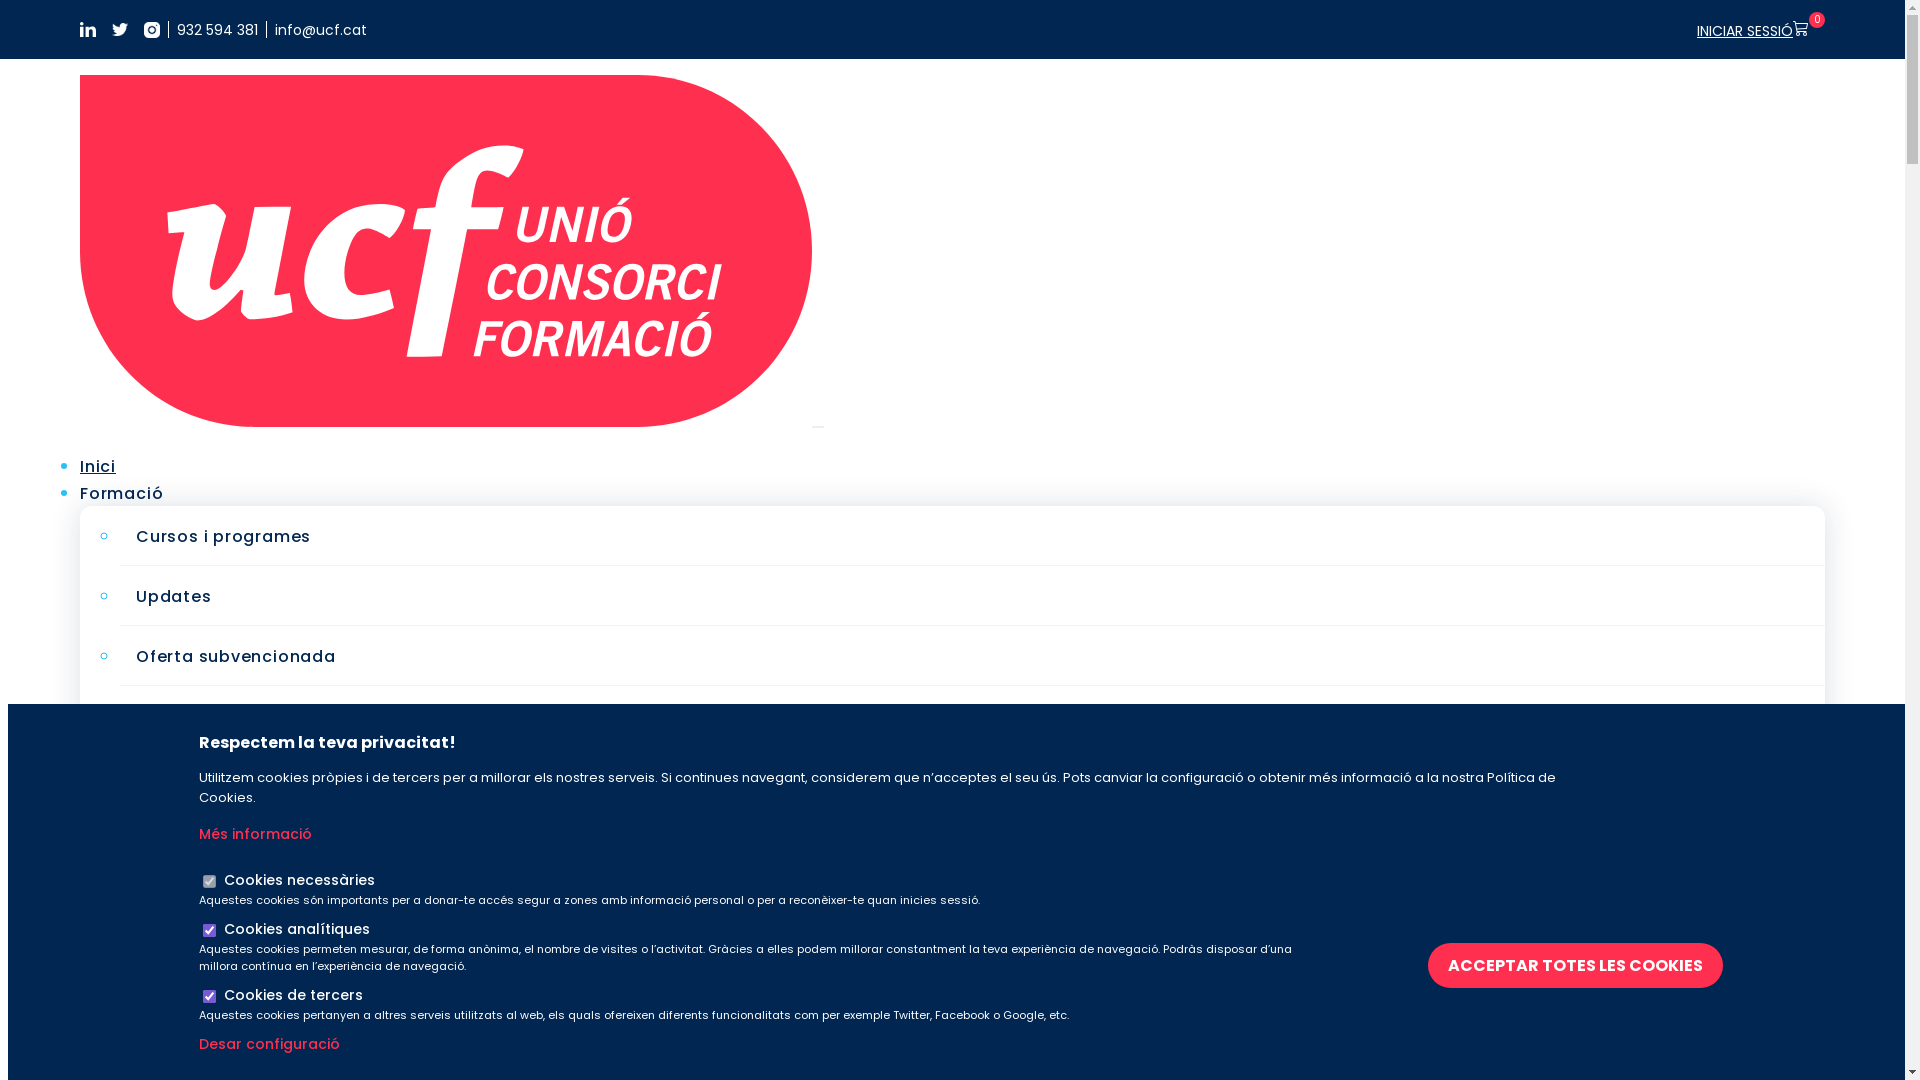 The image size is (1920, 1080). I want to click on 'https://www.linkedin.com/company/uni-consorci-formaci-/', so click(86, 30).